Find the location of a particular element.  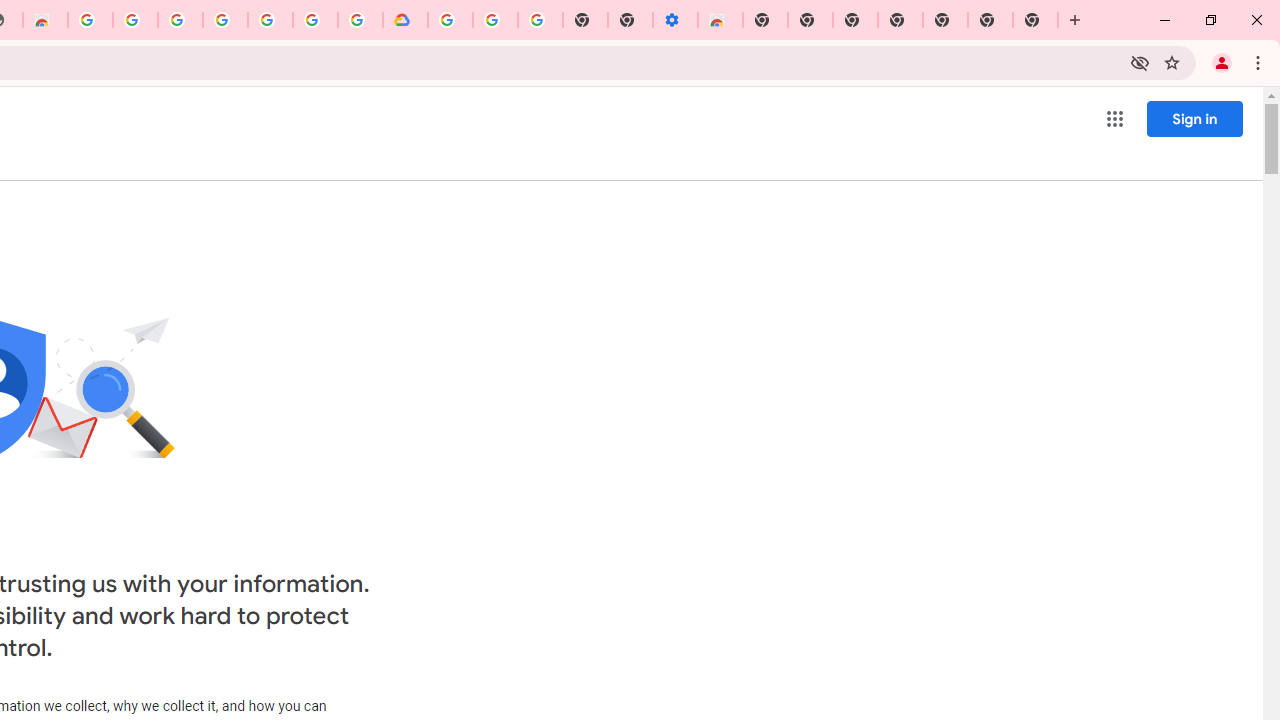

'Sign in - Google Accounts' is located at coordinates (180, 20).